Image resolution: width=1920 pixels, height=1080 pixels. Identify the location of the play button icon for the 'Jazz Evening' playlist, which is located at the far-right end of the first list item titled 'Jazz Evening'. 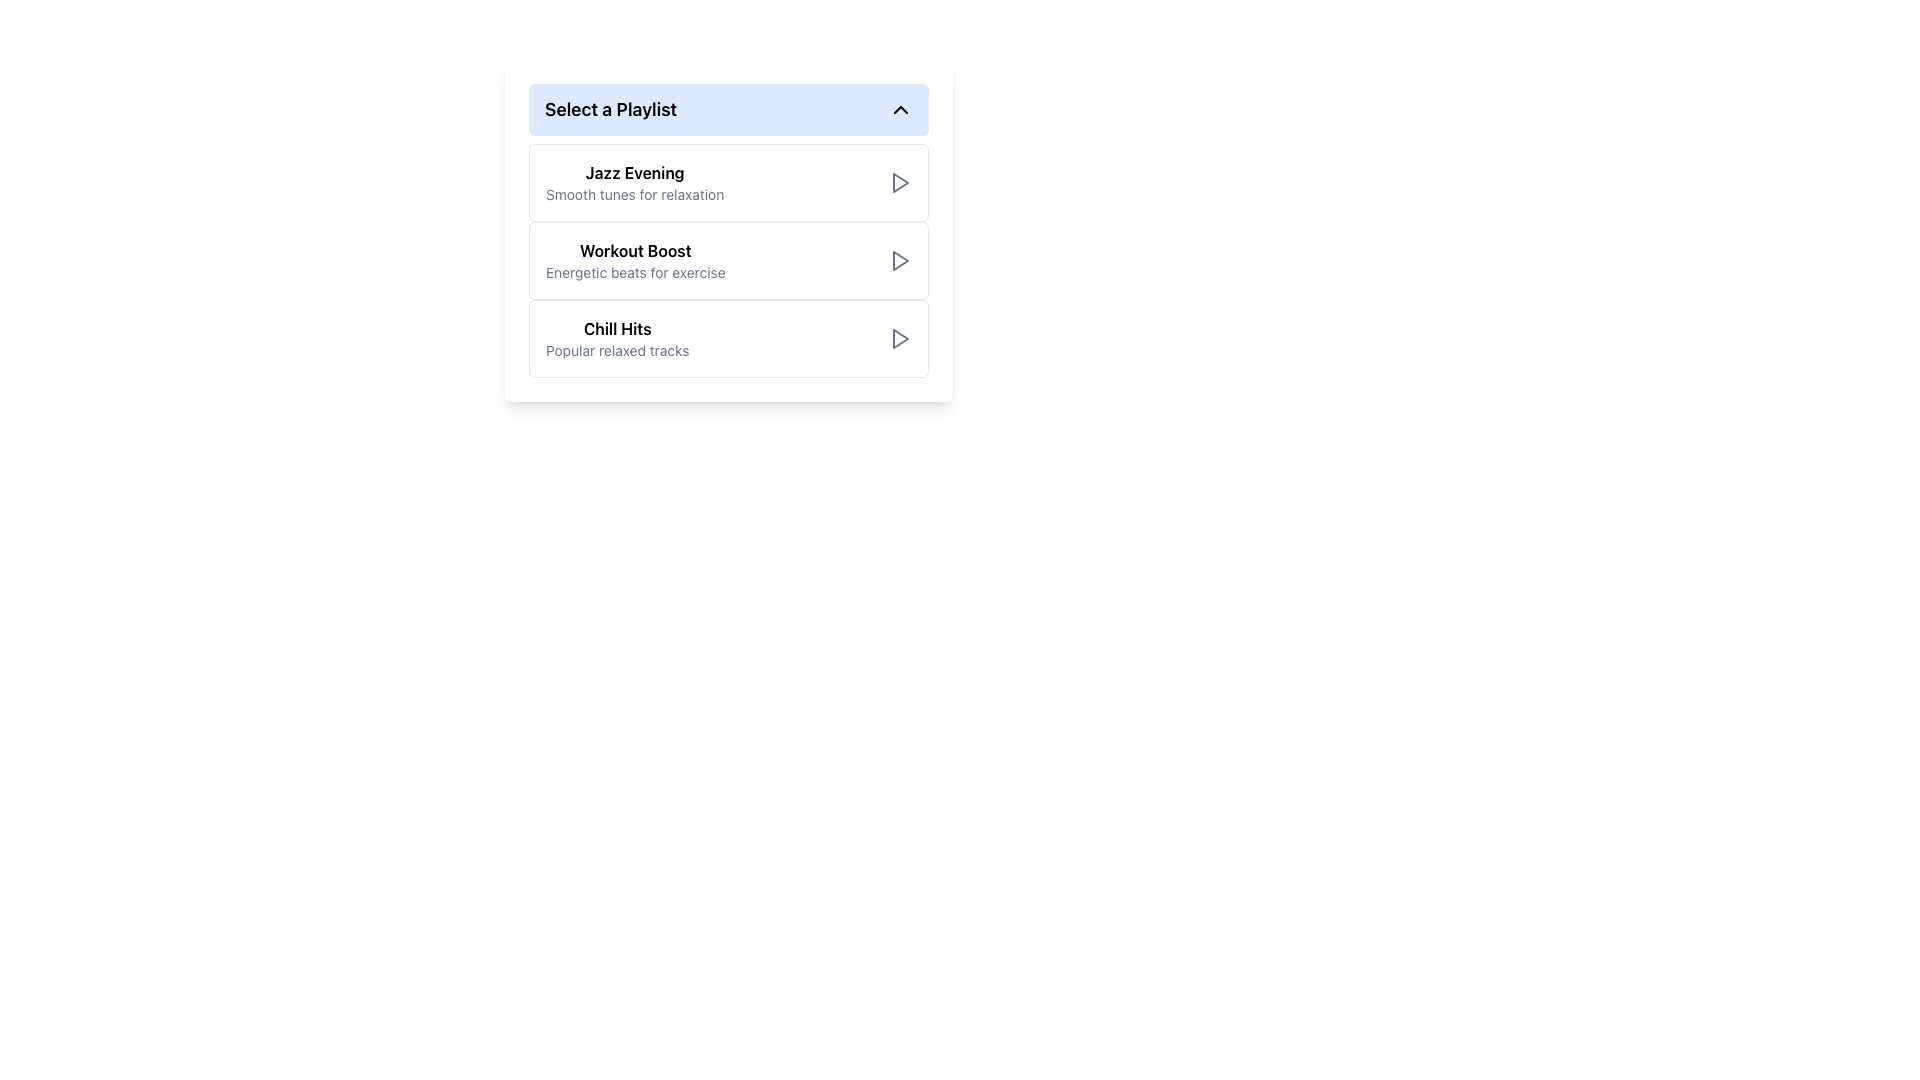
(899, 182).